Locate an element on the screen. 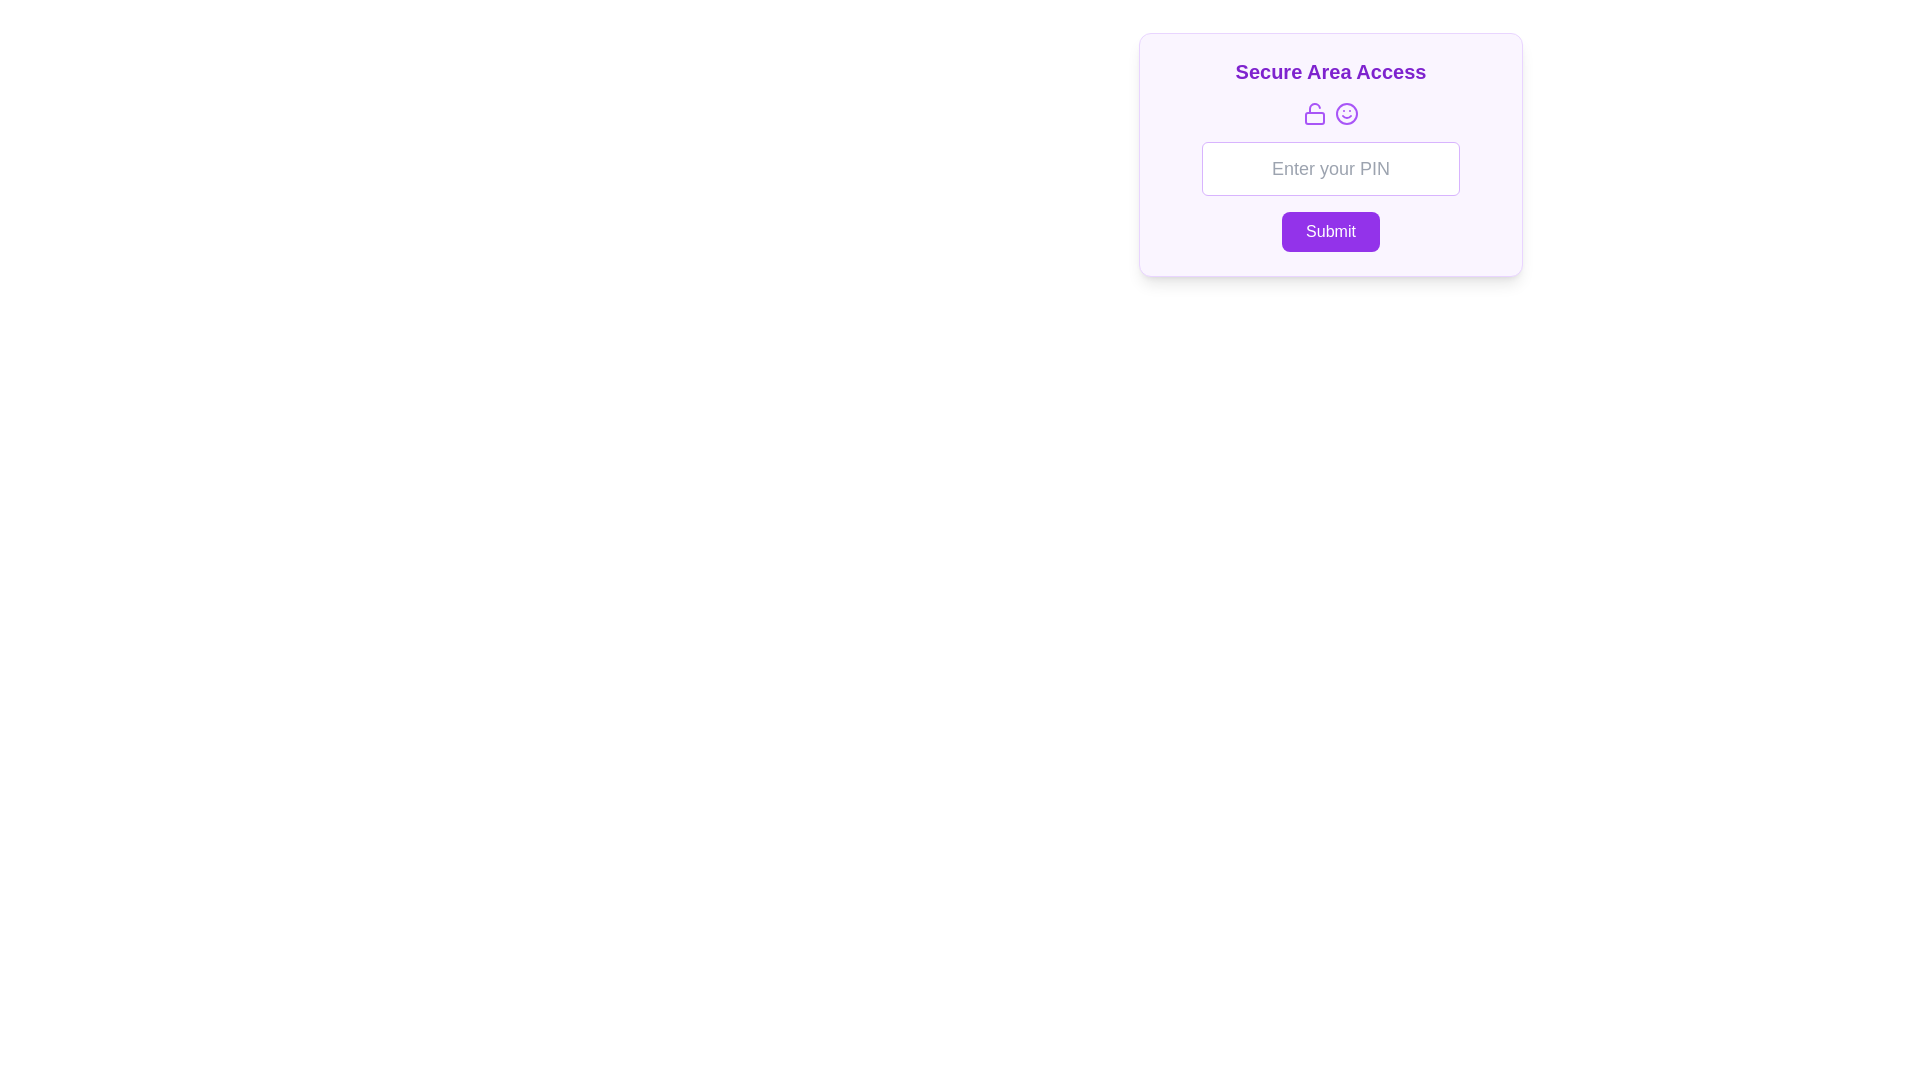 This screenshot has height=1080, width=1920. the first icon in the group, which symbolizes an unlocked state or accessibility features is located at coordinates (1315, 114).